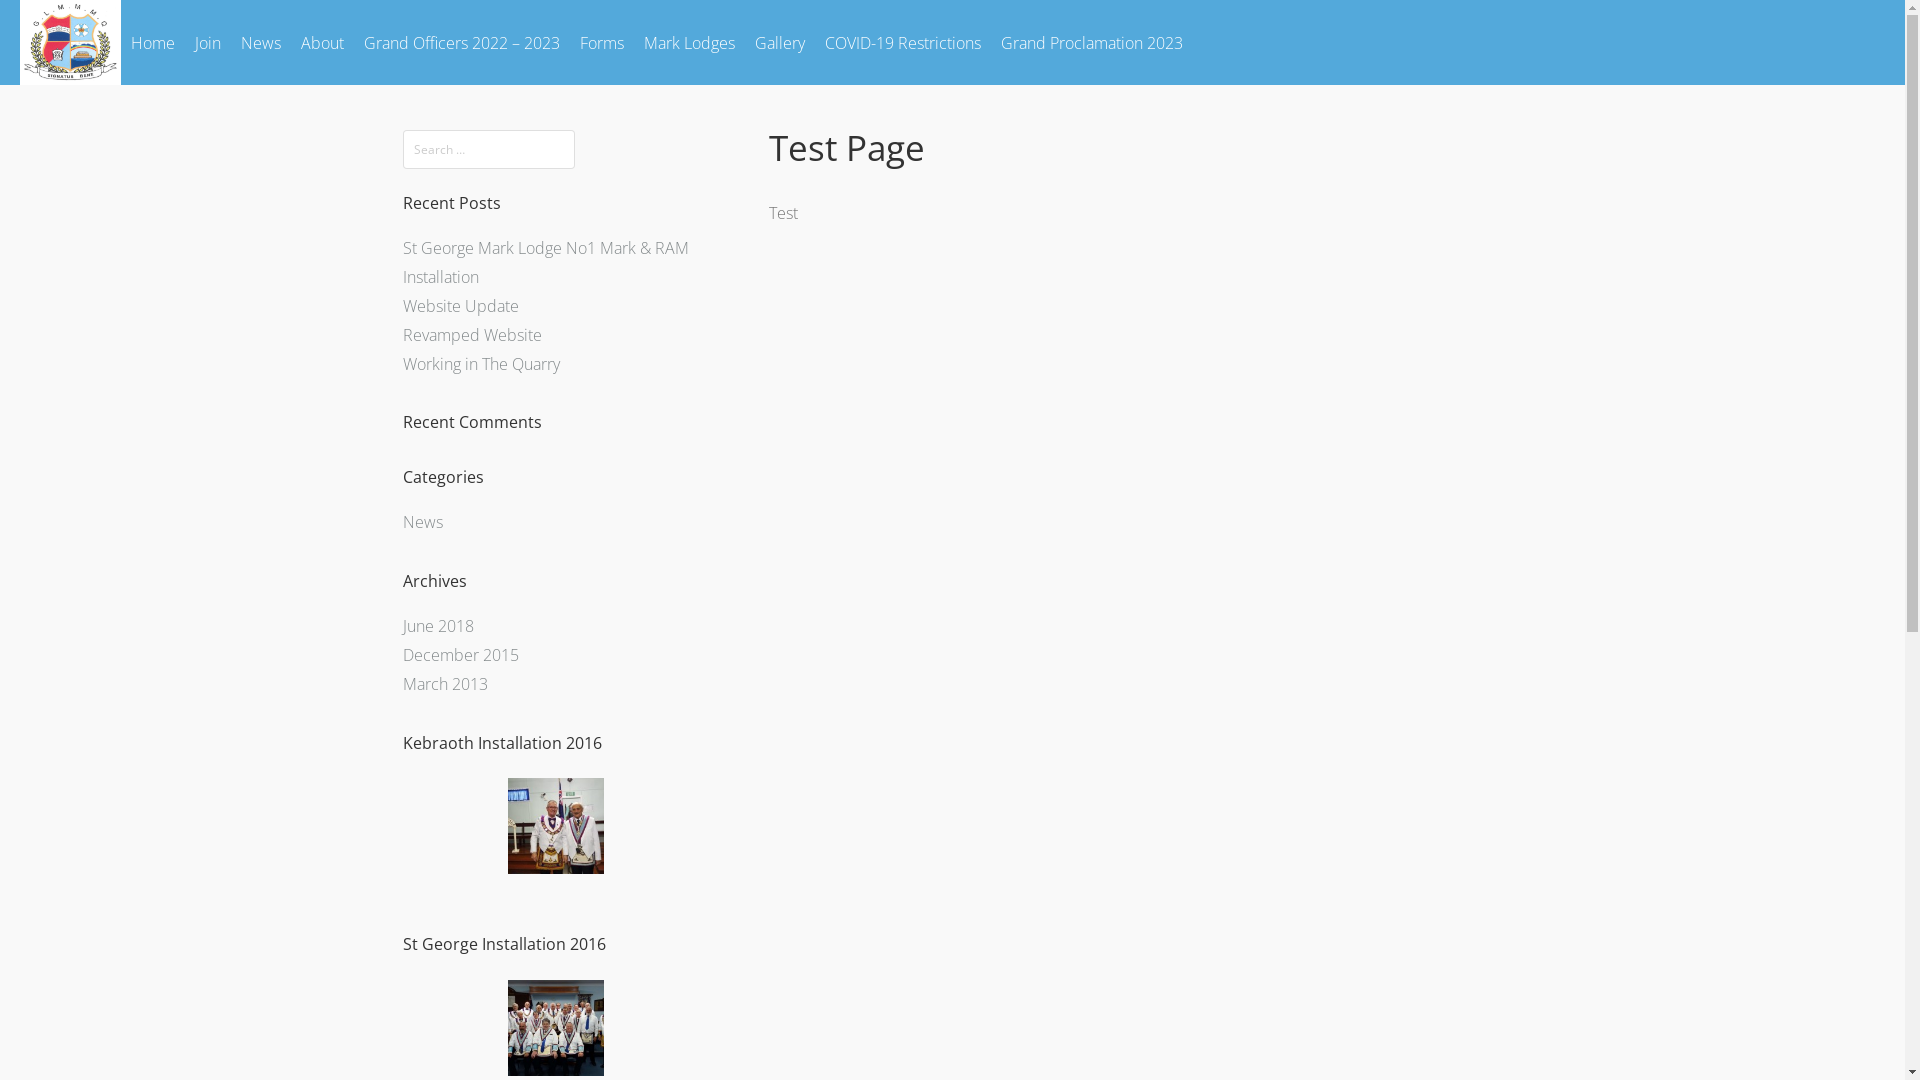 This screenshot has height=1080, width=1920. I want to click on 'Home', so click(152, 42).